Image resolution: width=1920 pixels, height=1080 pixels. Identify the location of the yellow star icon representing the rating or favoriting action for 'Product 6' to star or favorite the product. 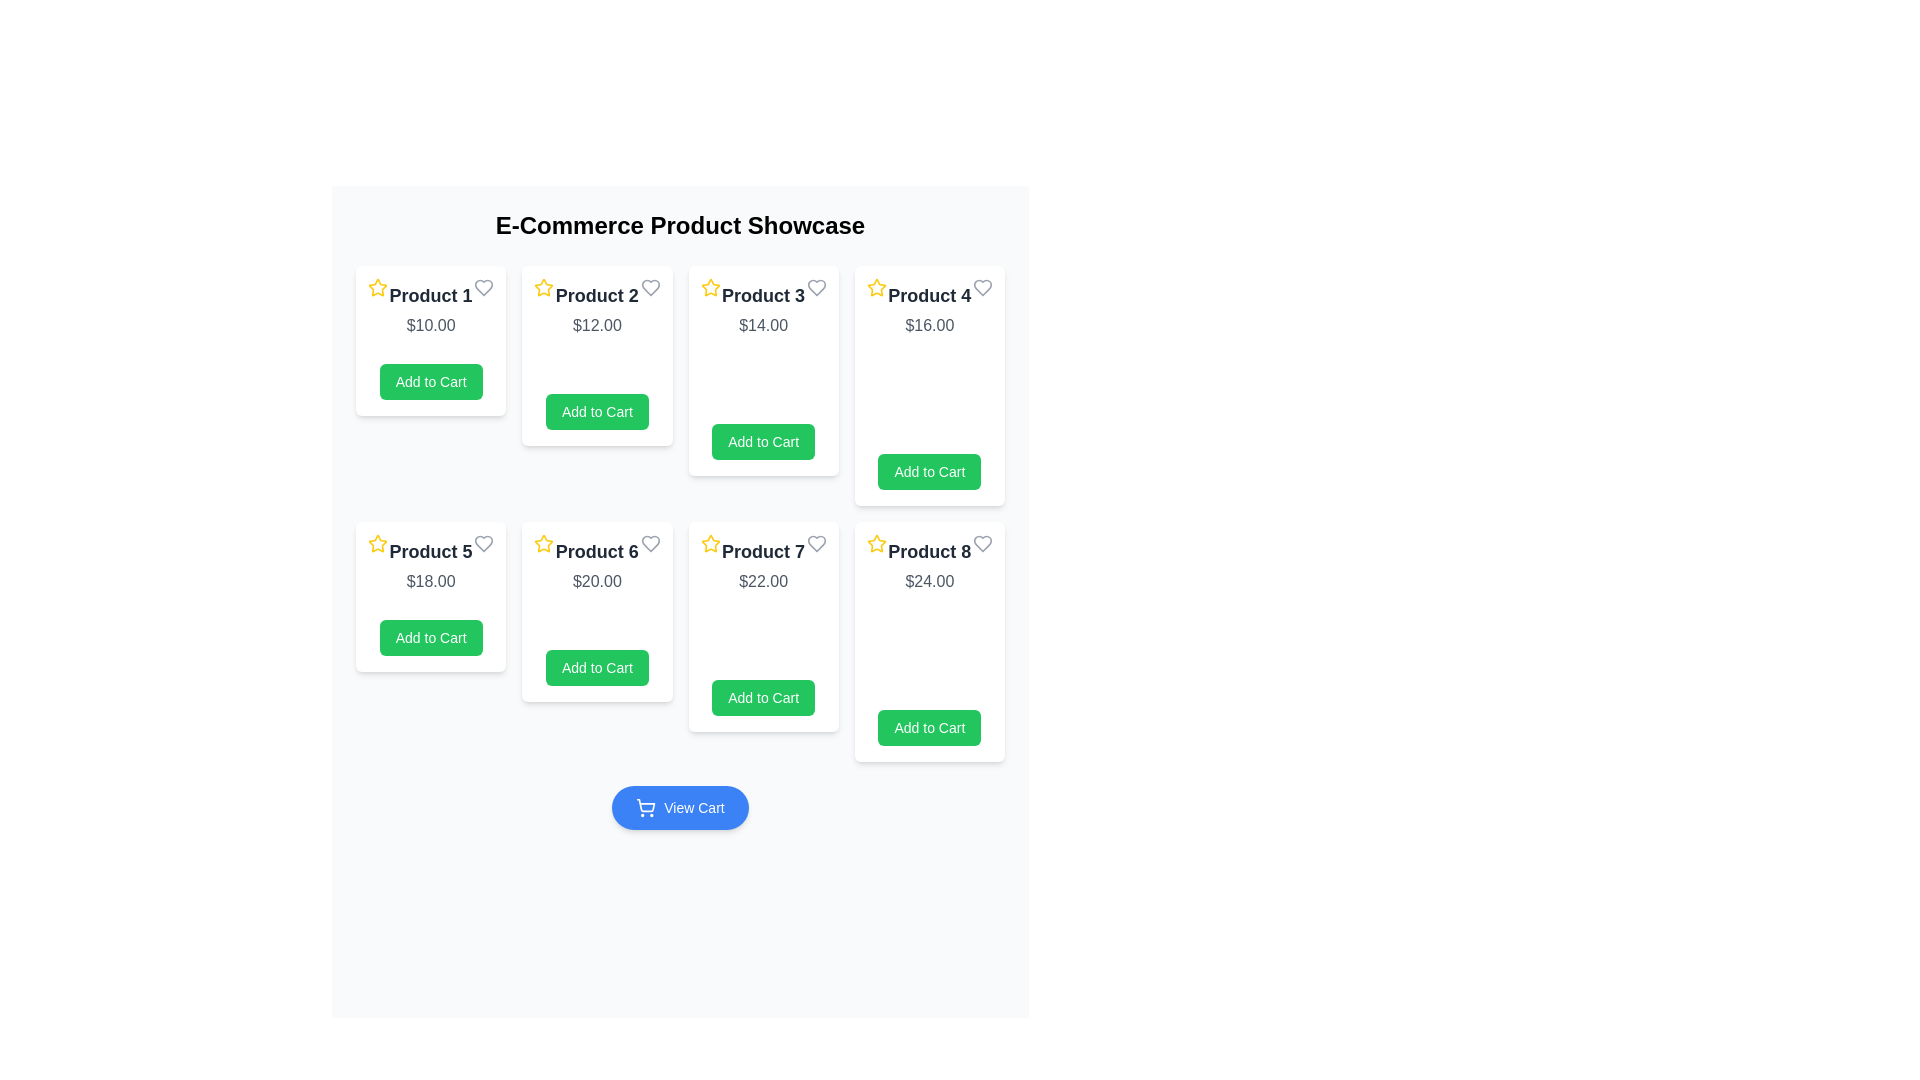
(544, 543).